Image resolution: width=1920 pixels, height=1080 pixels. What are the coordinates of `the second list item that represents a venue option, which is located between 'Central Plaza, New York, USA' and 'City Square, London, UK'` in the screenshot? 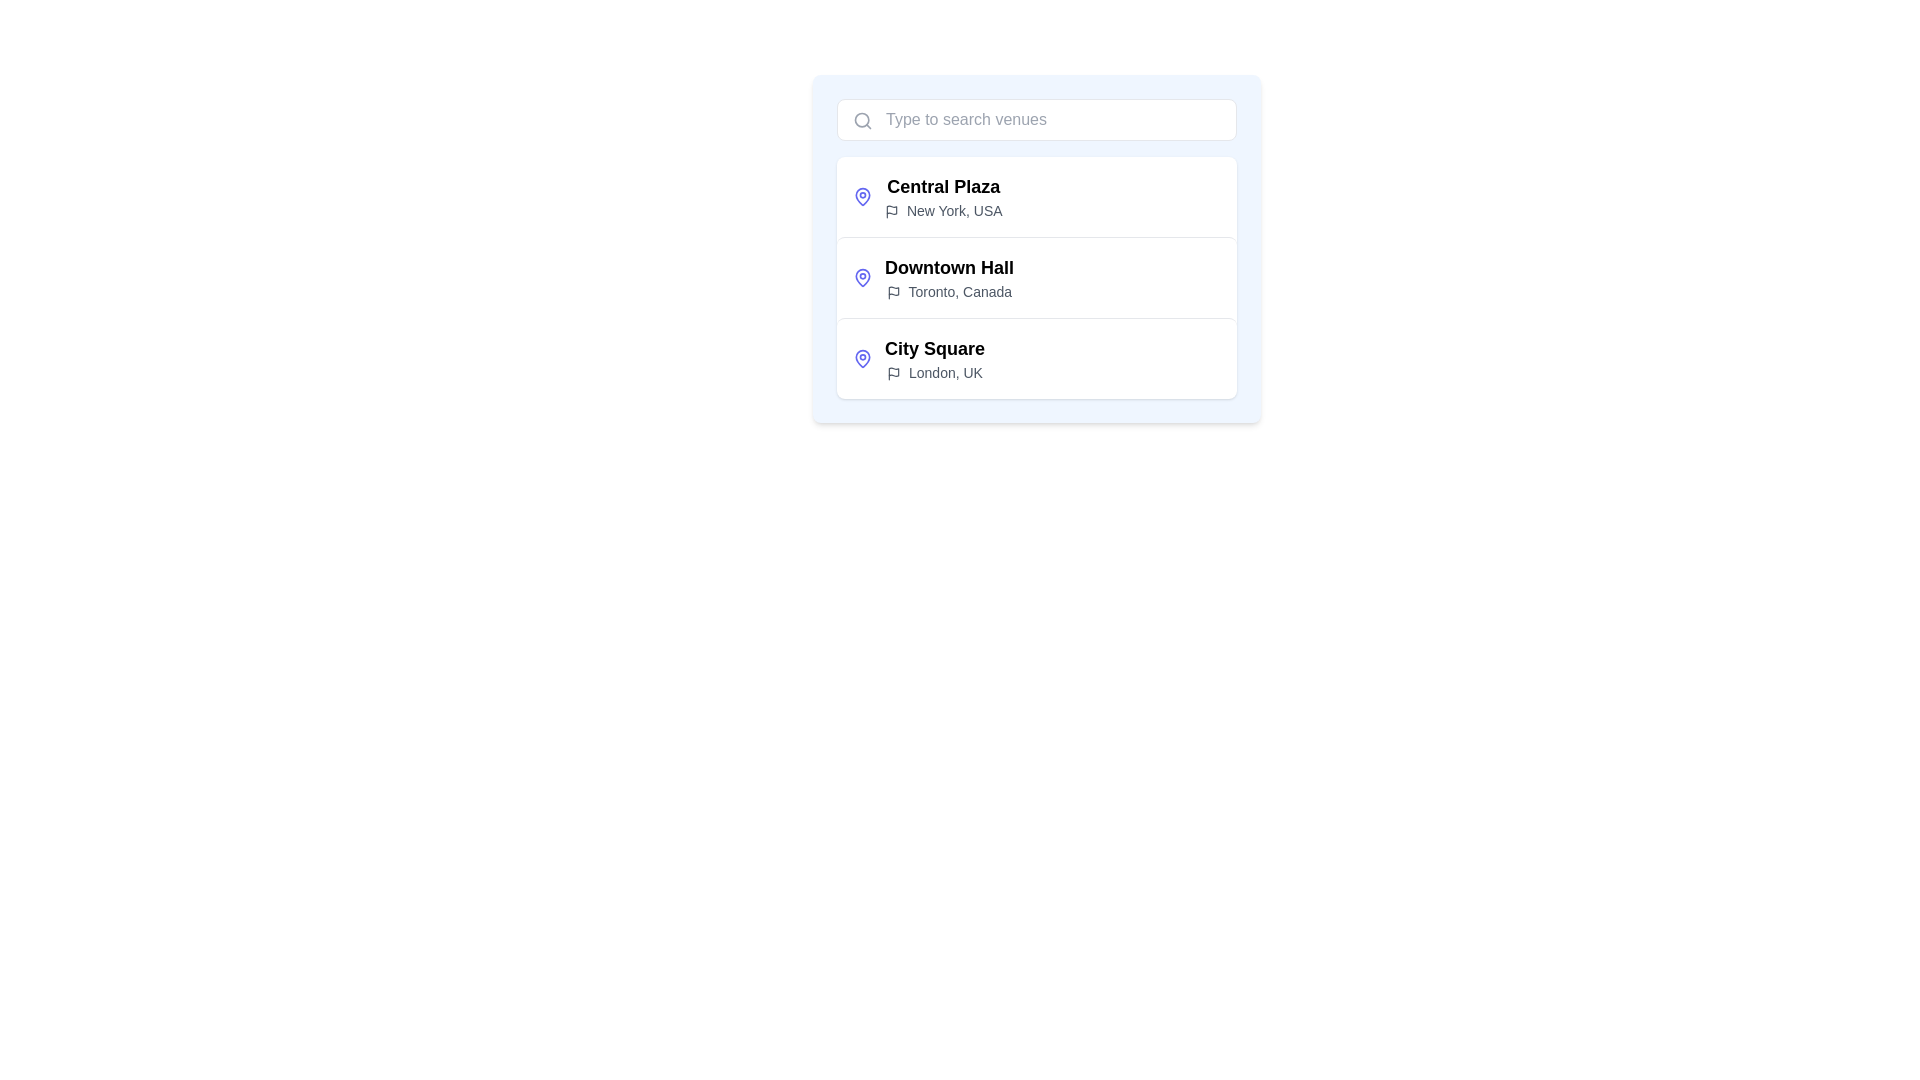 It's located at (948, 277).